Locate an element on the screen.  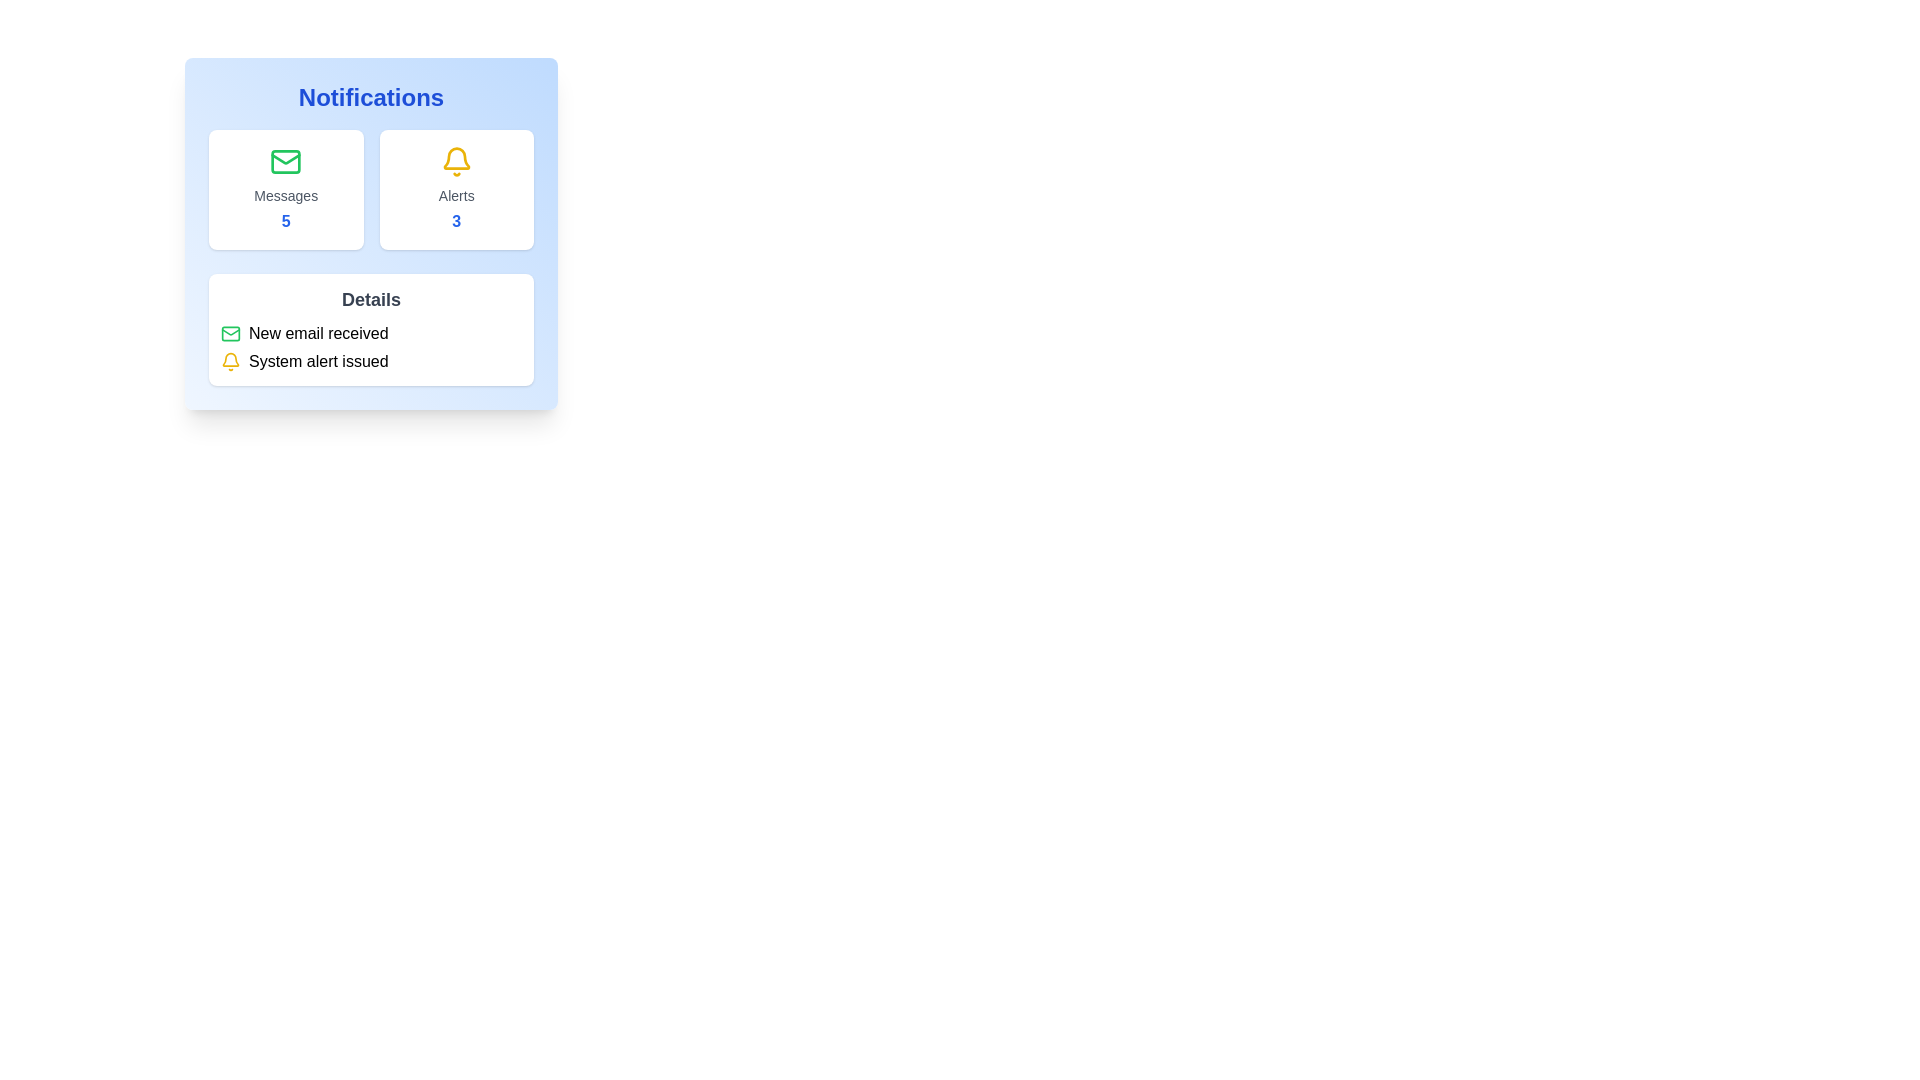
the label that describes the count of messages in the 'Notifications' section, situated between a green email icon and the bold number '5' is located at coordinates (285, 196).